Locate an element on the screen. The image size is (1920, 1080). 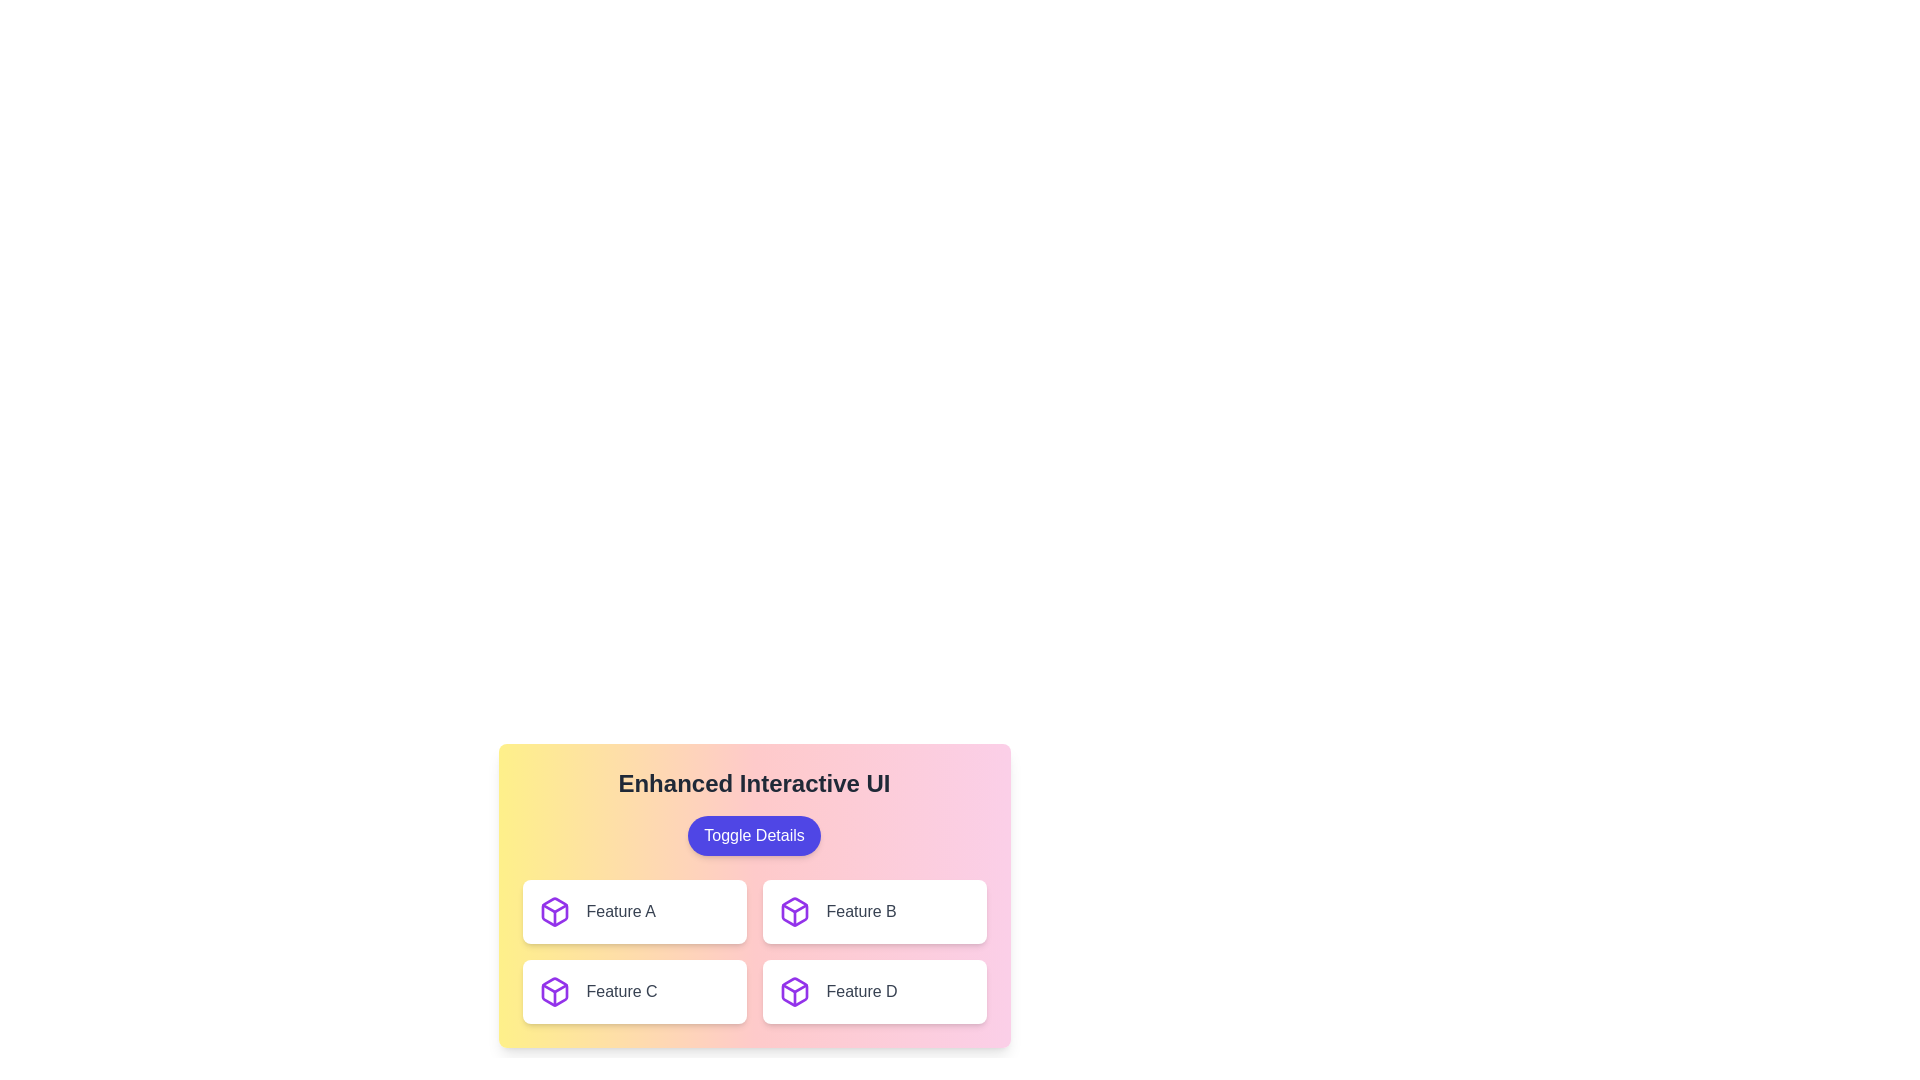
the rounded rectangular button with the text 'Toggle Details' that is located centrally below the heading 'Enhanced Interactive UI' to observe potential hover effects is located at coordinates (753, 836).